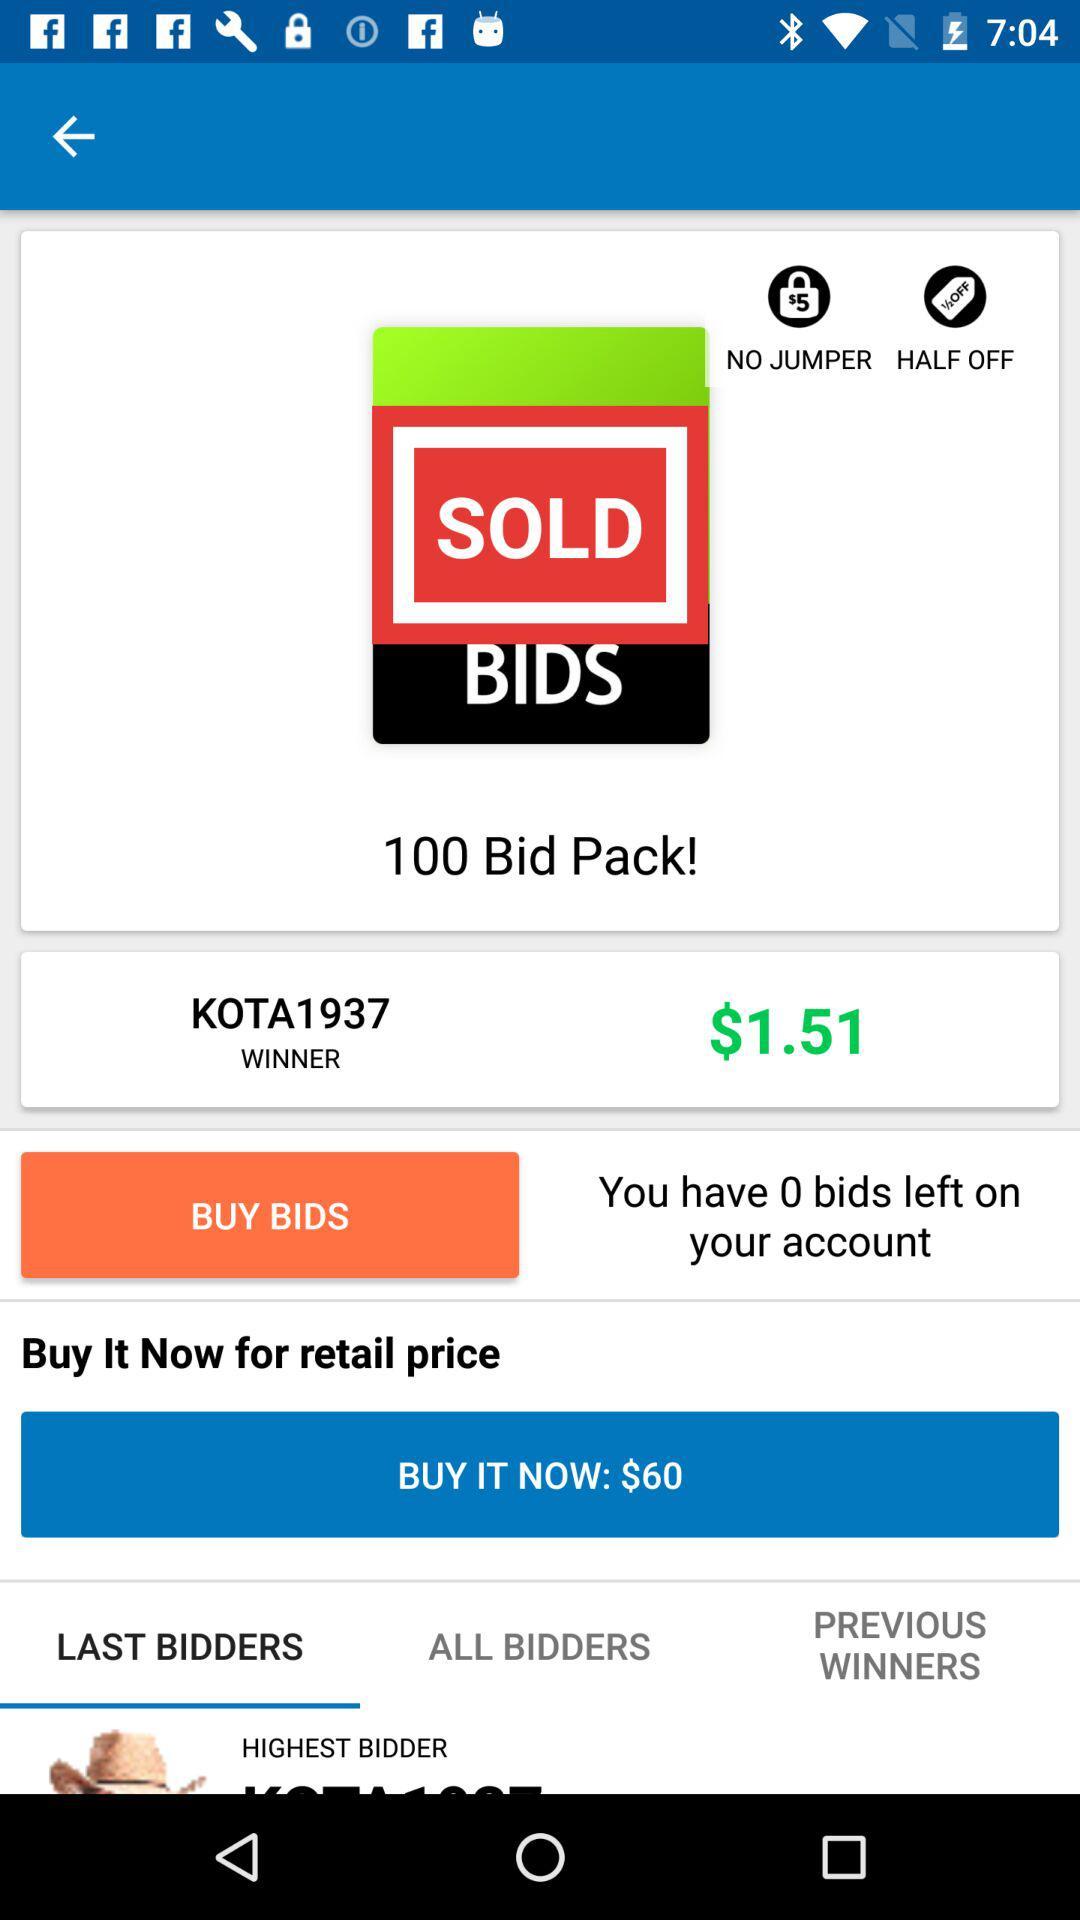 Image resolution: width=1080 pixels, height=1920 pixels. I want to click on the icon next to the you have 0 item, so click(270, 1213).